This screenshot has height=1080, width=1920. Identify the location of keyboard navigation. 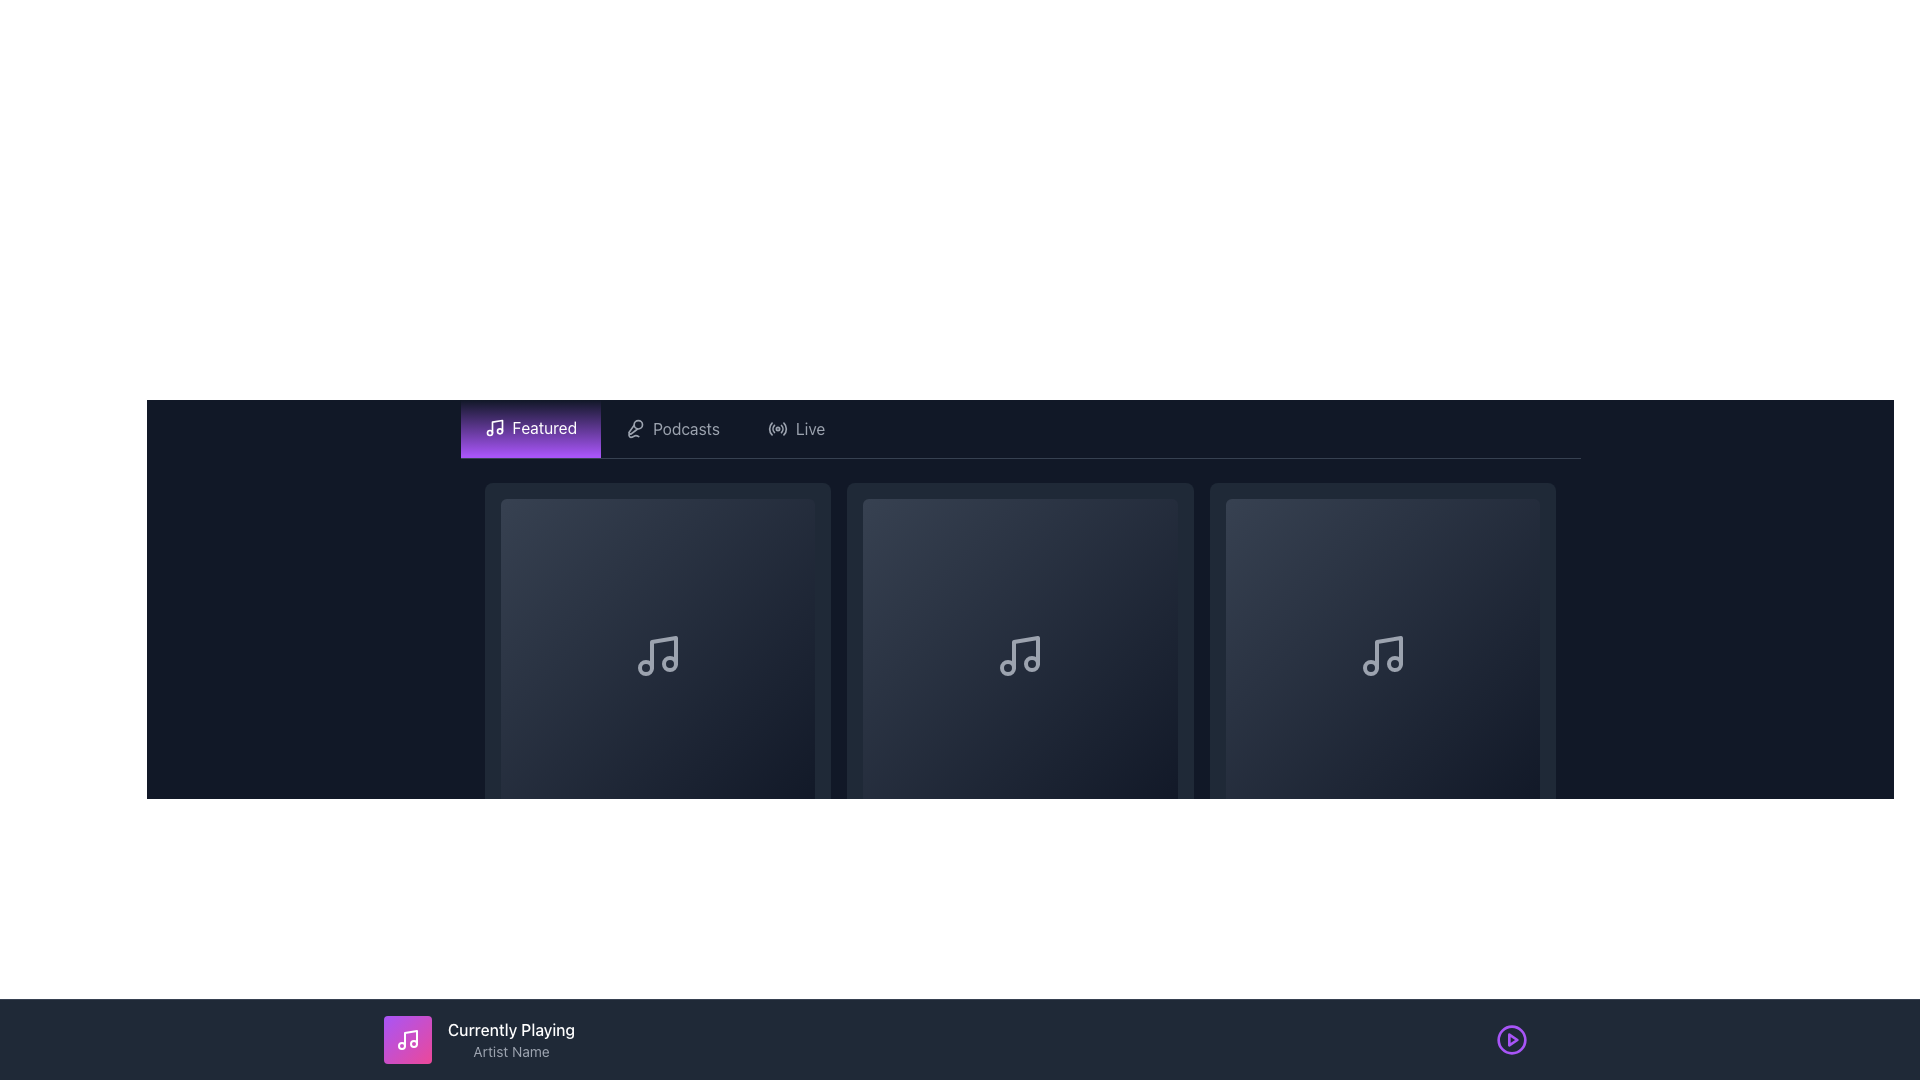
(657, 685).